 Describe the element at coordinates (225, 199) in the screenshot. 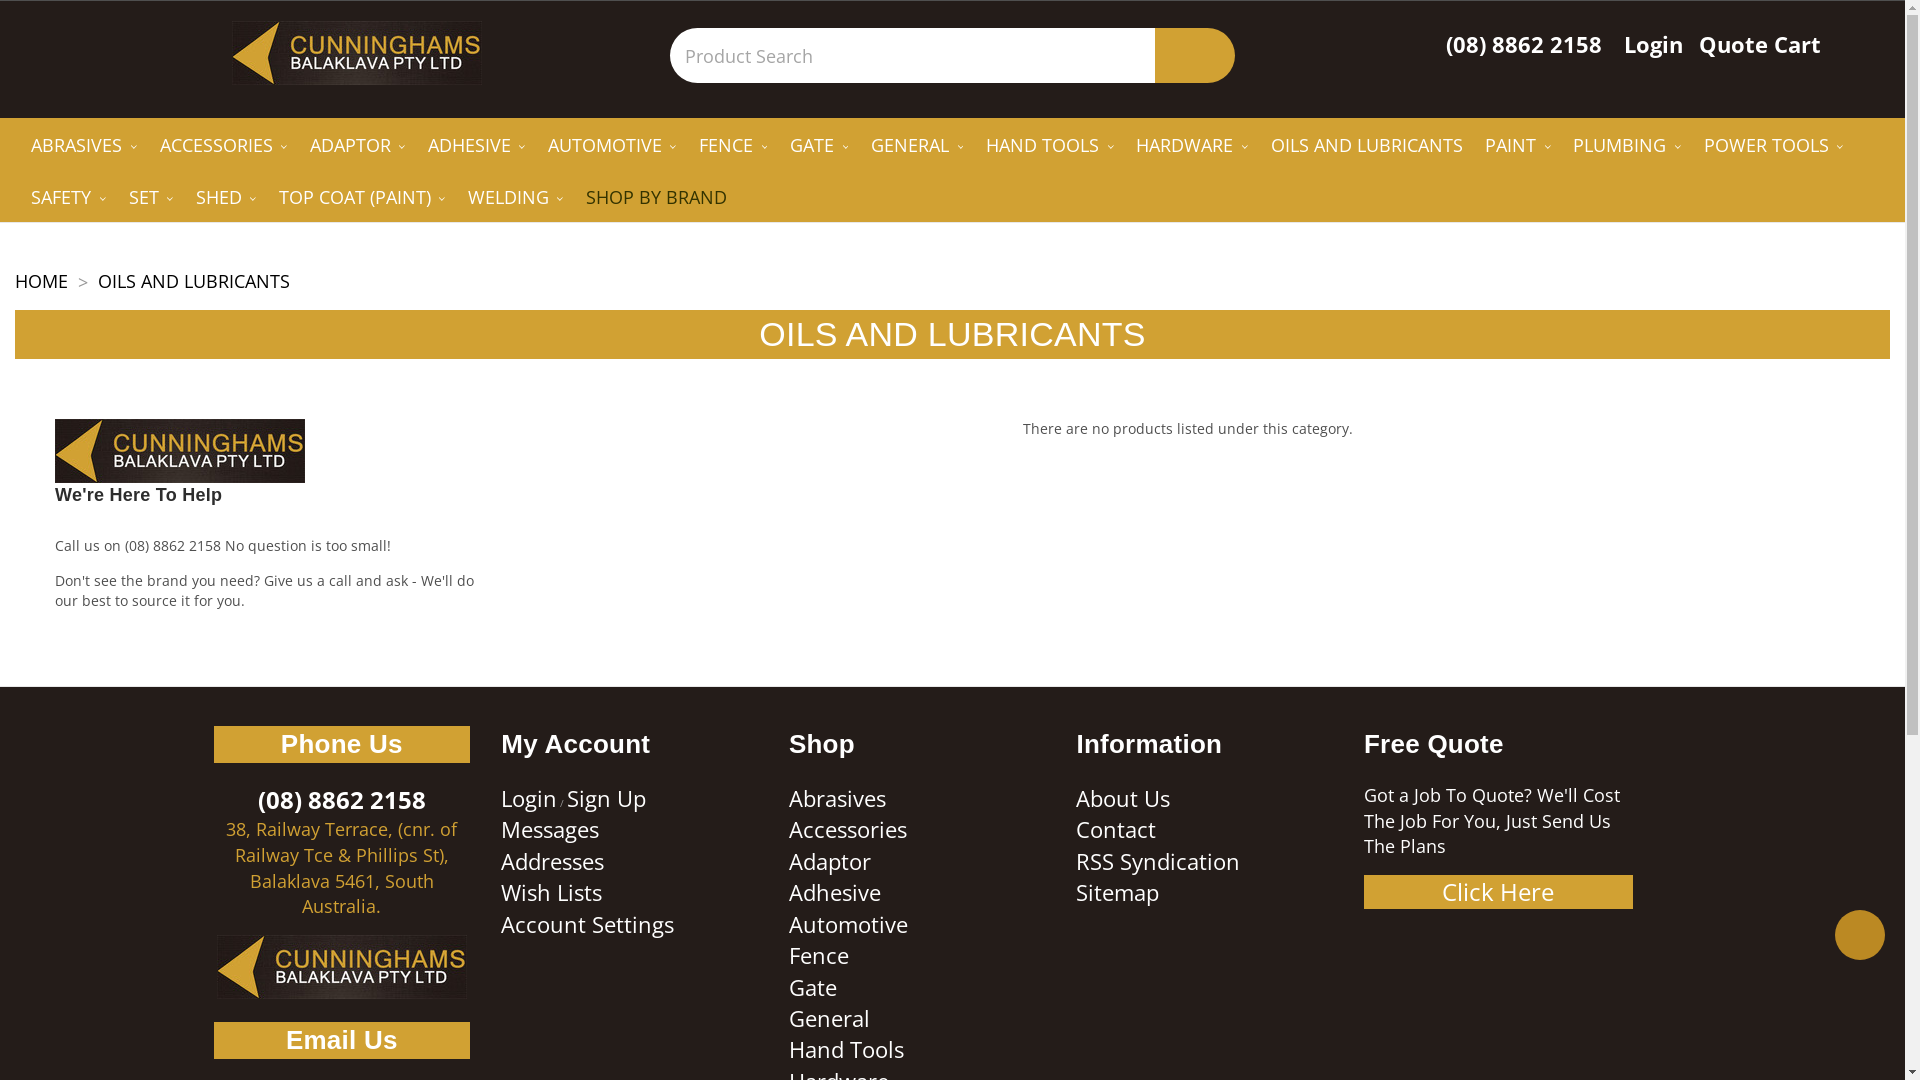

I see `'SHED'` at that location.